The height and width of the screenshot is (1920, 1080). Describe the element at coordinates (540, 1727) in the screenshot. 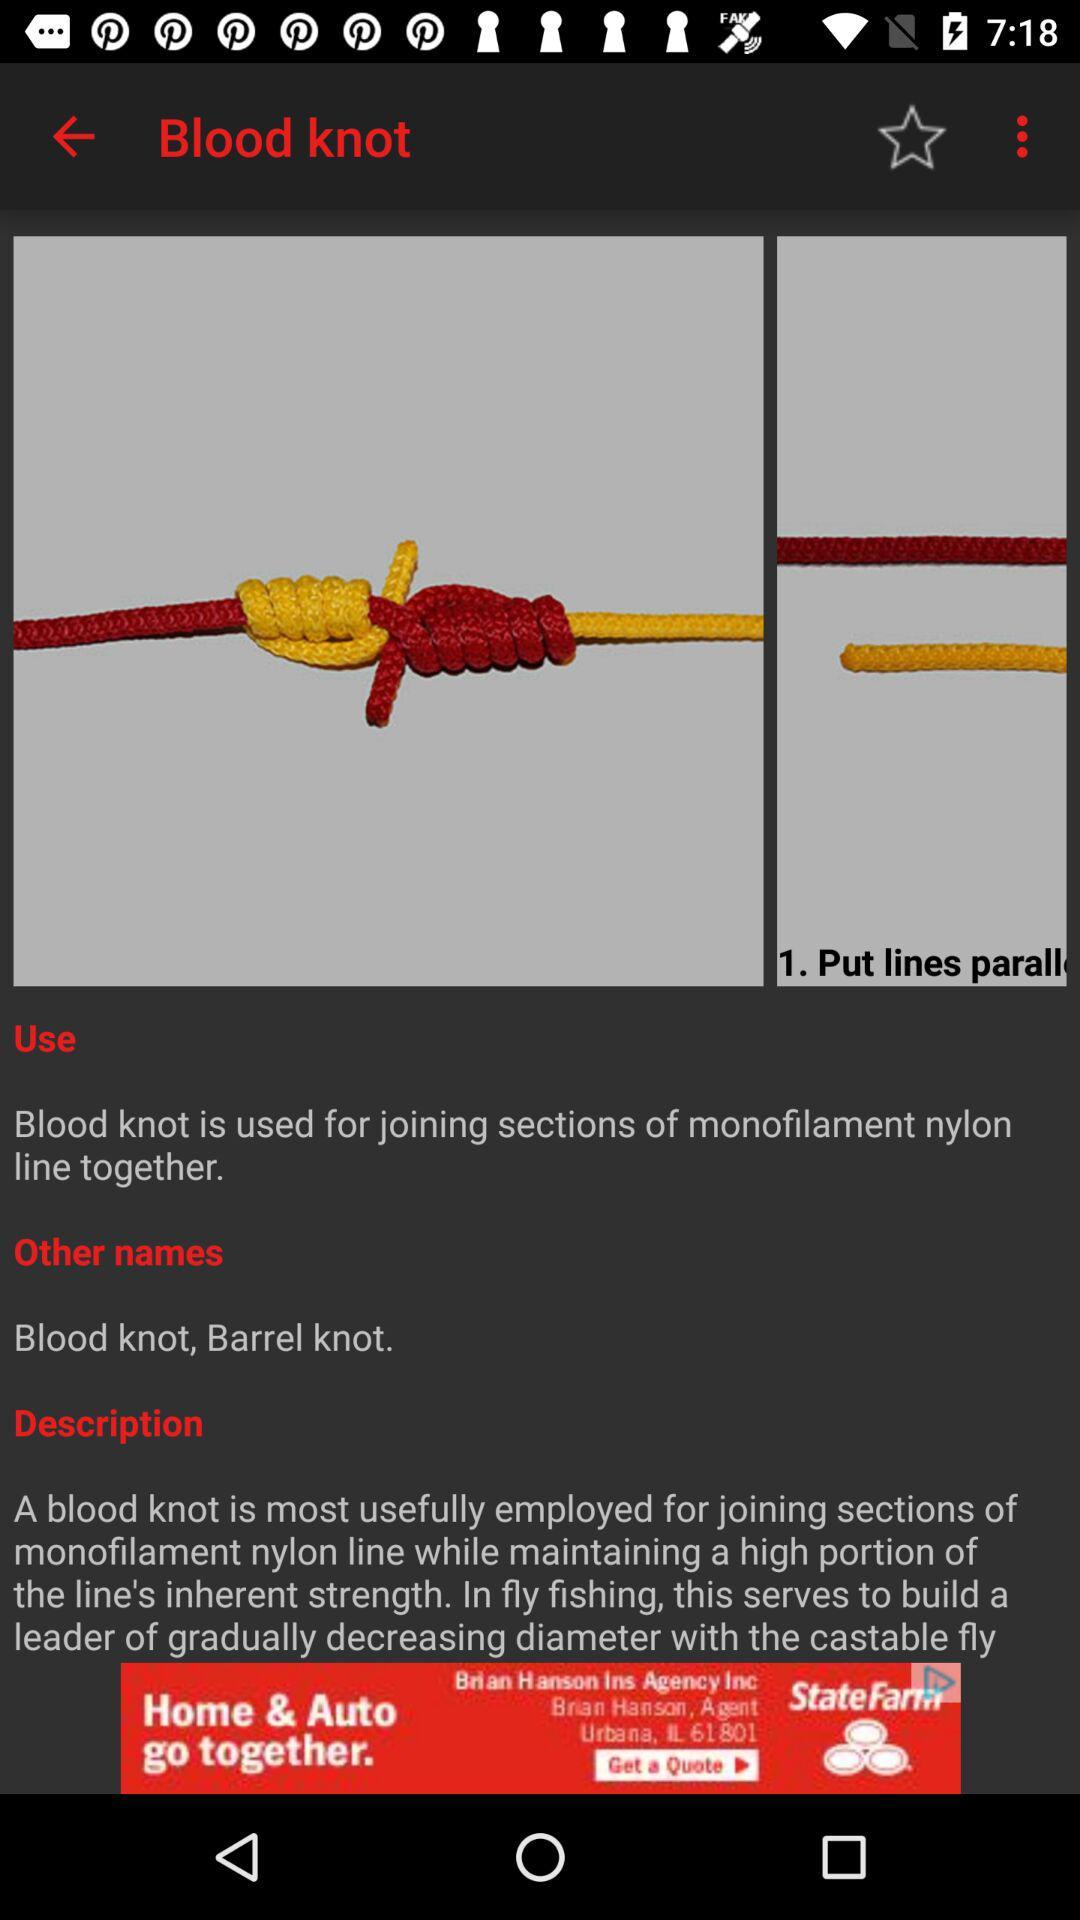

I see `advertisement` at that location.